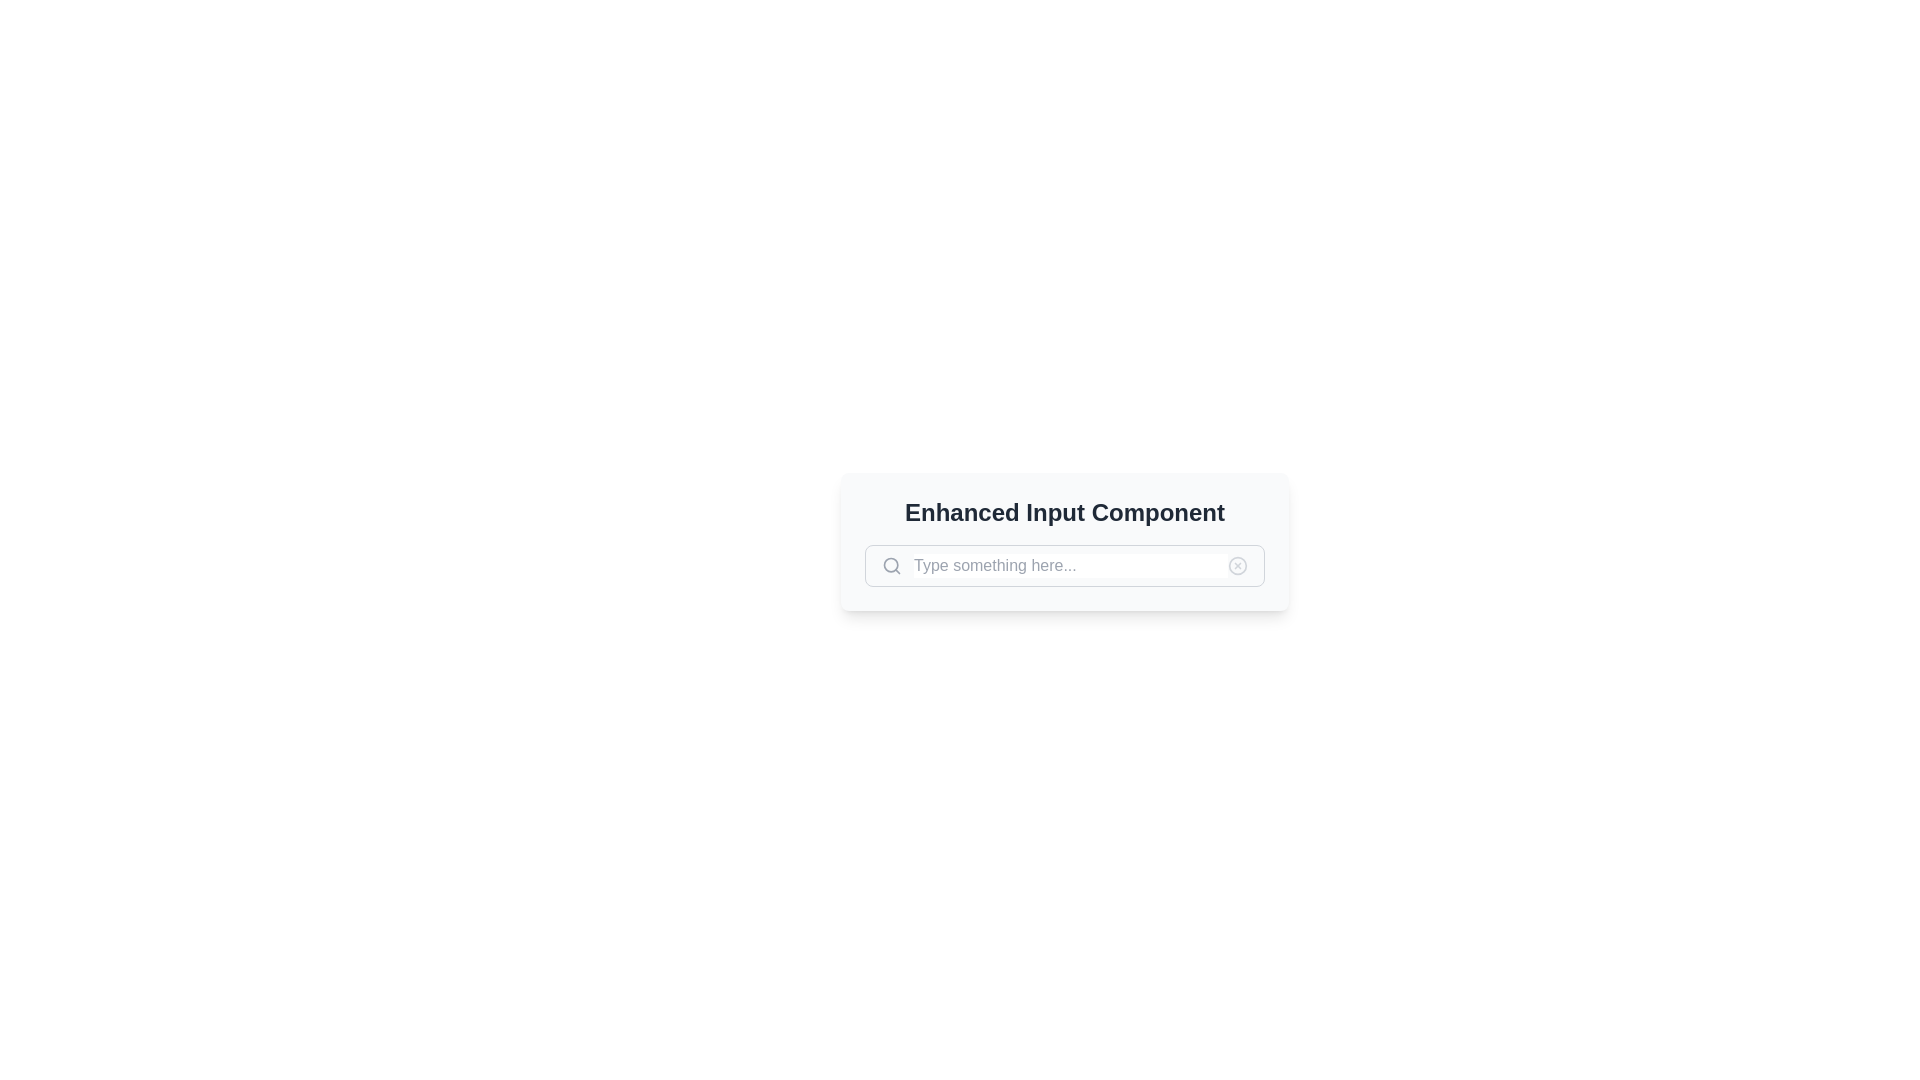 This screenshot has height=1080, width=1920. What do you see at coordinates (1064, 512) in the screenshot?
I see `the bold text labeled 'Enhanced Input Component', which is prominently displayed in a large font size and dark gray color within a light gray rounded rectangular box` at bounding box center [1064, 512].